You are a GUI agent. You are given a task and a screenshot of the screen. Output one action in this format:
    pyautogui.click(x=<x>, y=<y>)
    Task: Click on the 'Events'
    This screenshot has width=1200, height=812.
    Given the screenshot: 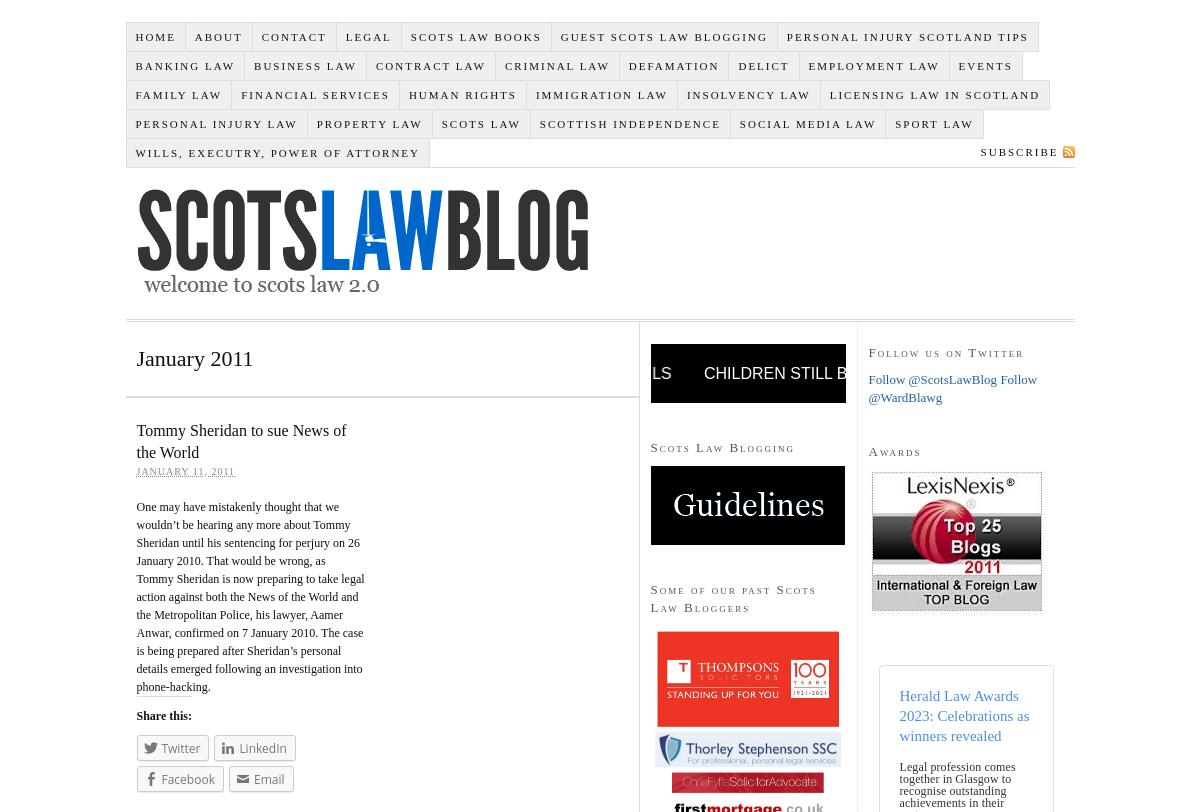 What is the action you would take?
    pyautogui.click(x=984, y=64)
    